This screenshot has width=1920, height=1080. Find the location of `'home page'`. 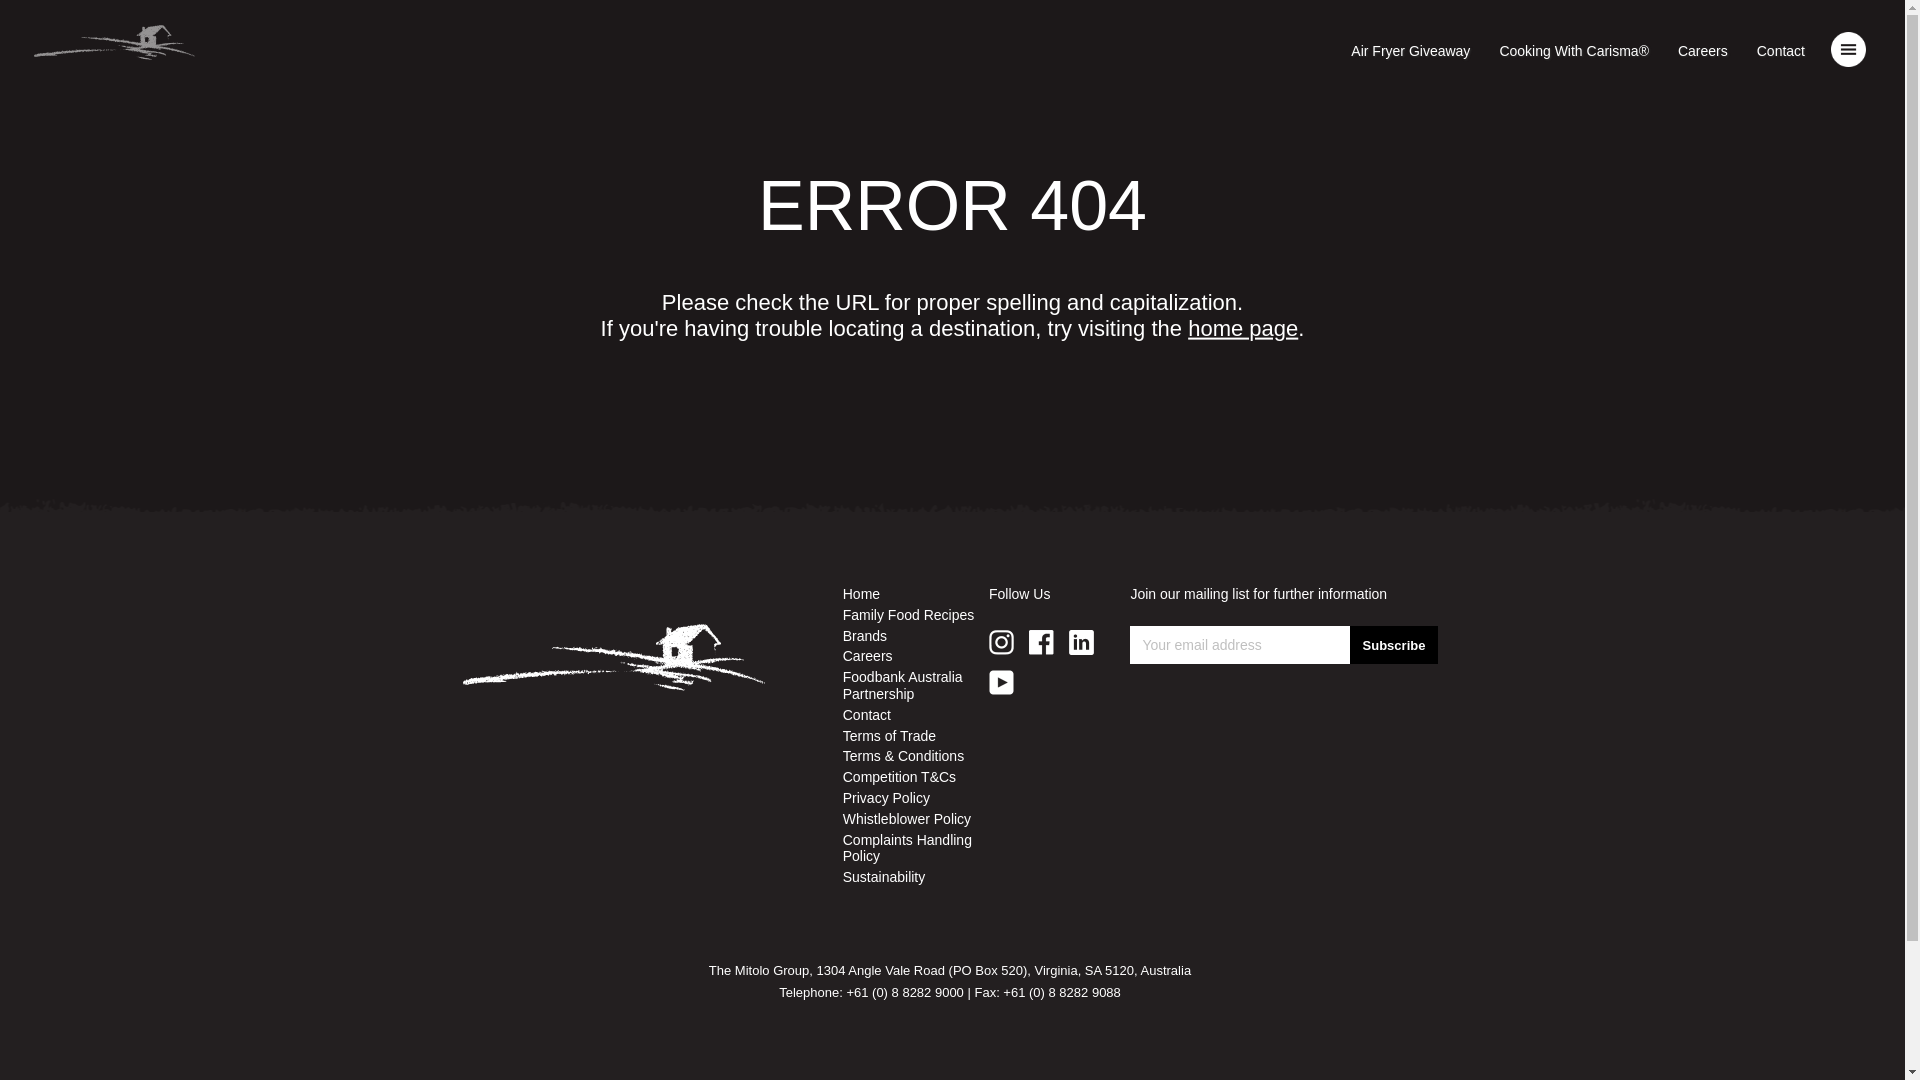

'home page' is located at coordinates (1242, 327).